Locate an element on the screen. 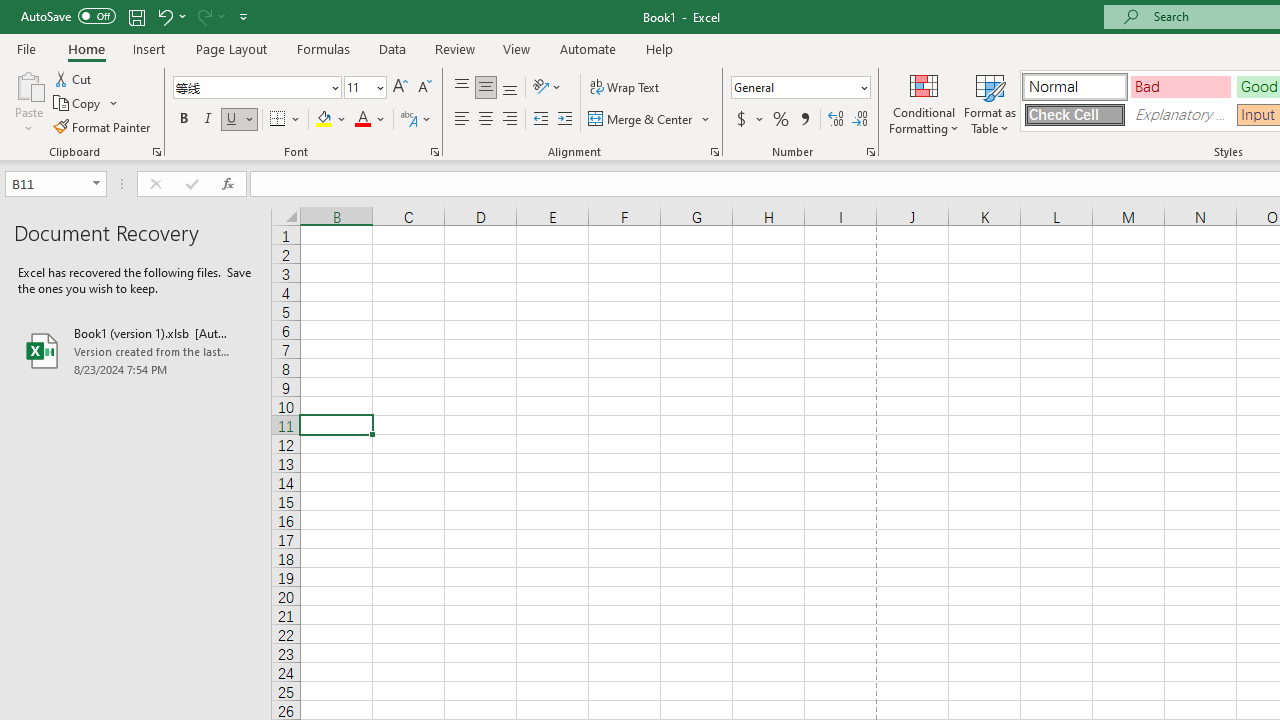 The width and height of the screenshot is (1280, 720). 'Middle Align' is located at coordinates (485, 86).